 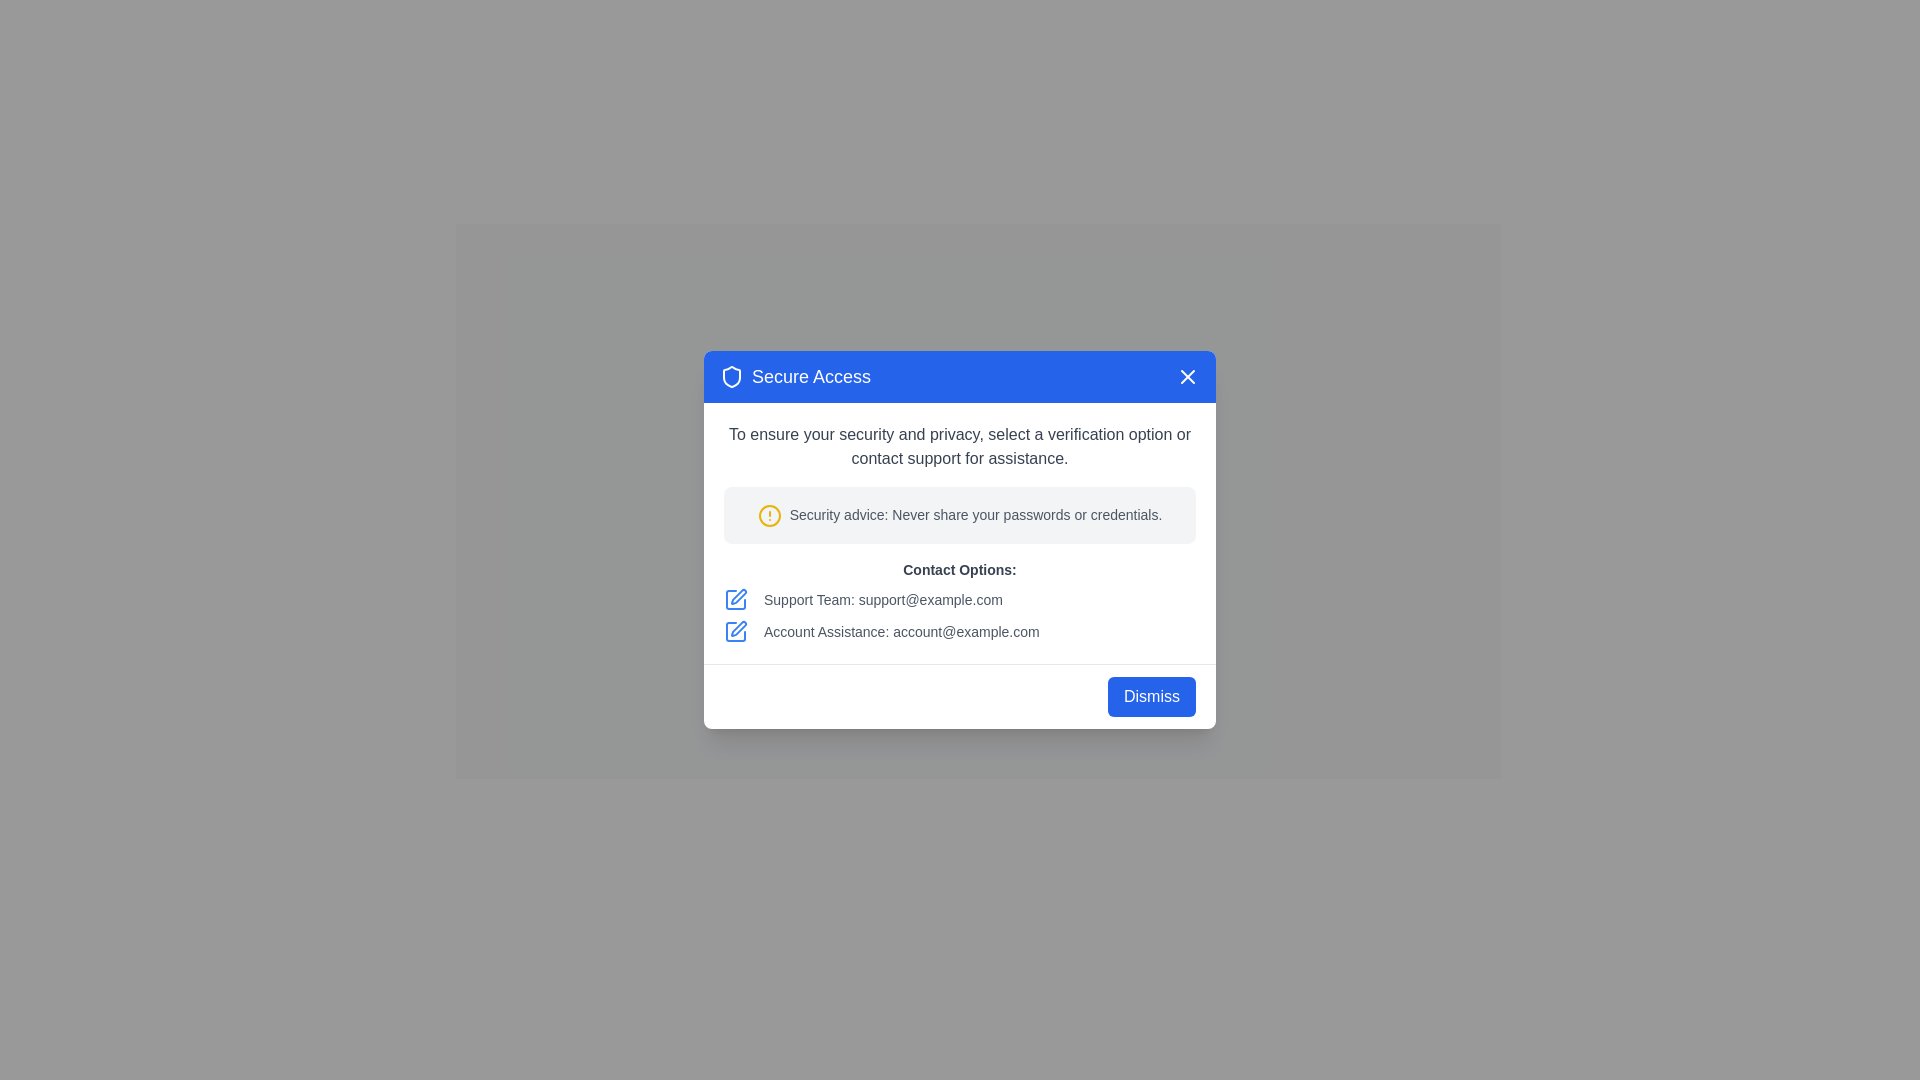 I want to click on the Informational text element that displays 'Support Team: support@example.com', which is accompanied by a blue pen icon, located under the 'Contact Options:' heading, so click(x=960, y=597).